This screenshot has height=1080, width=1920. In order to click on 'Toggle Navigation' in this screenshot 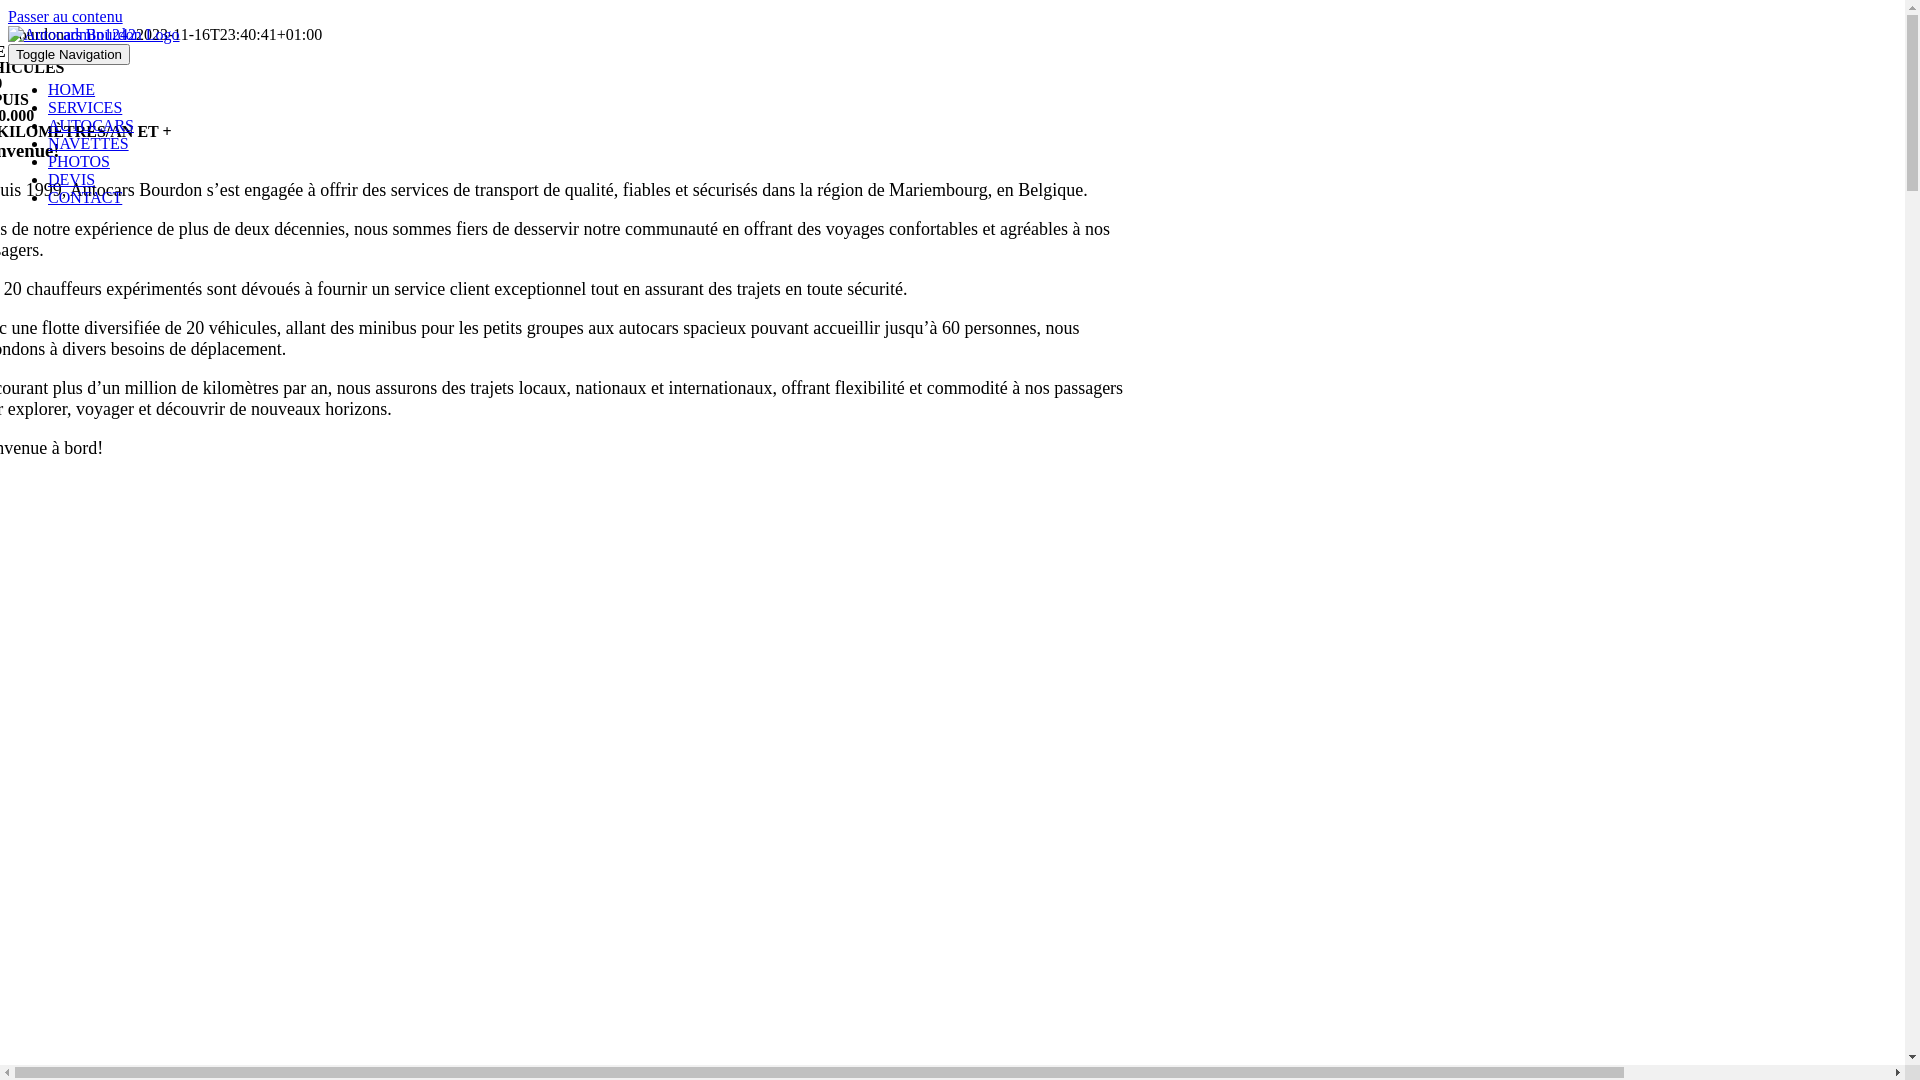, I will do `click(68, 53)`.